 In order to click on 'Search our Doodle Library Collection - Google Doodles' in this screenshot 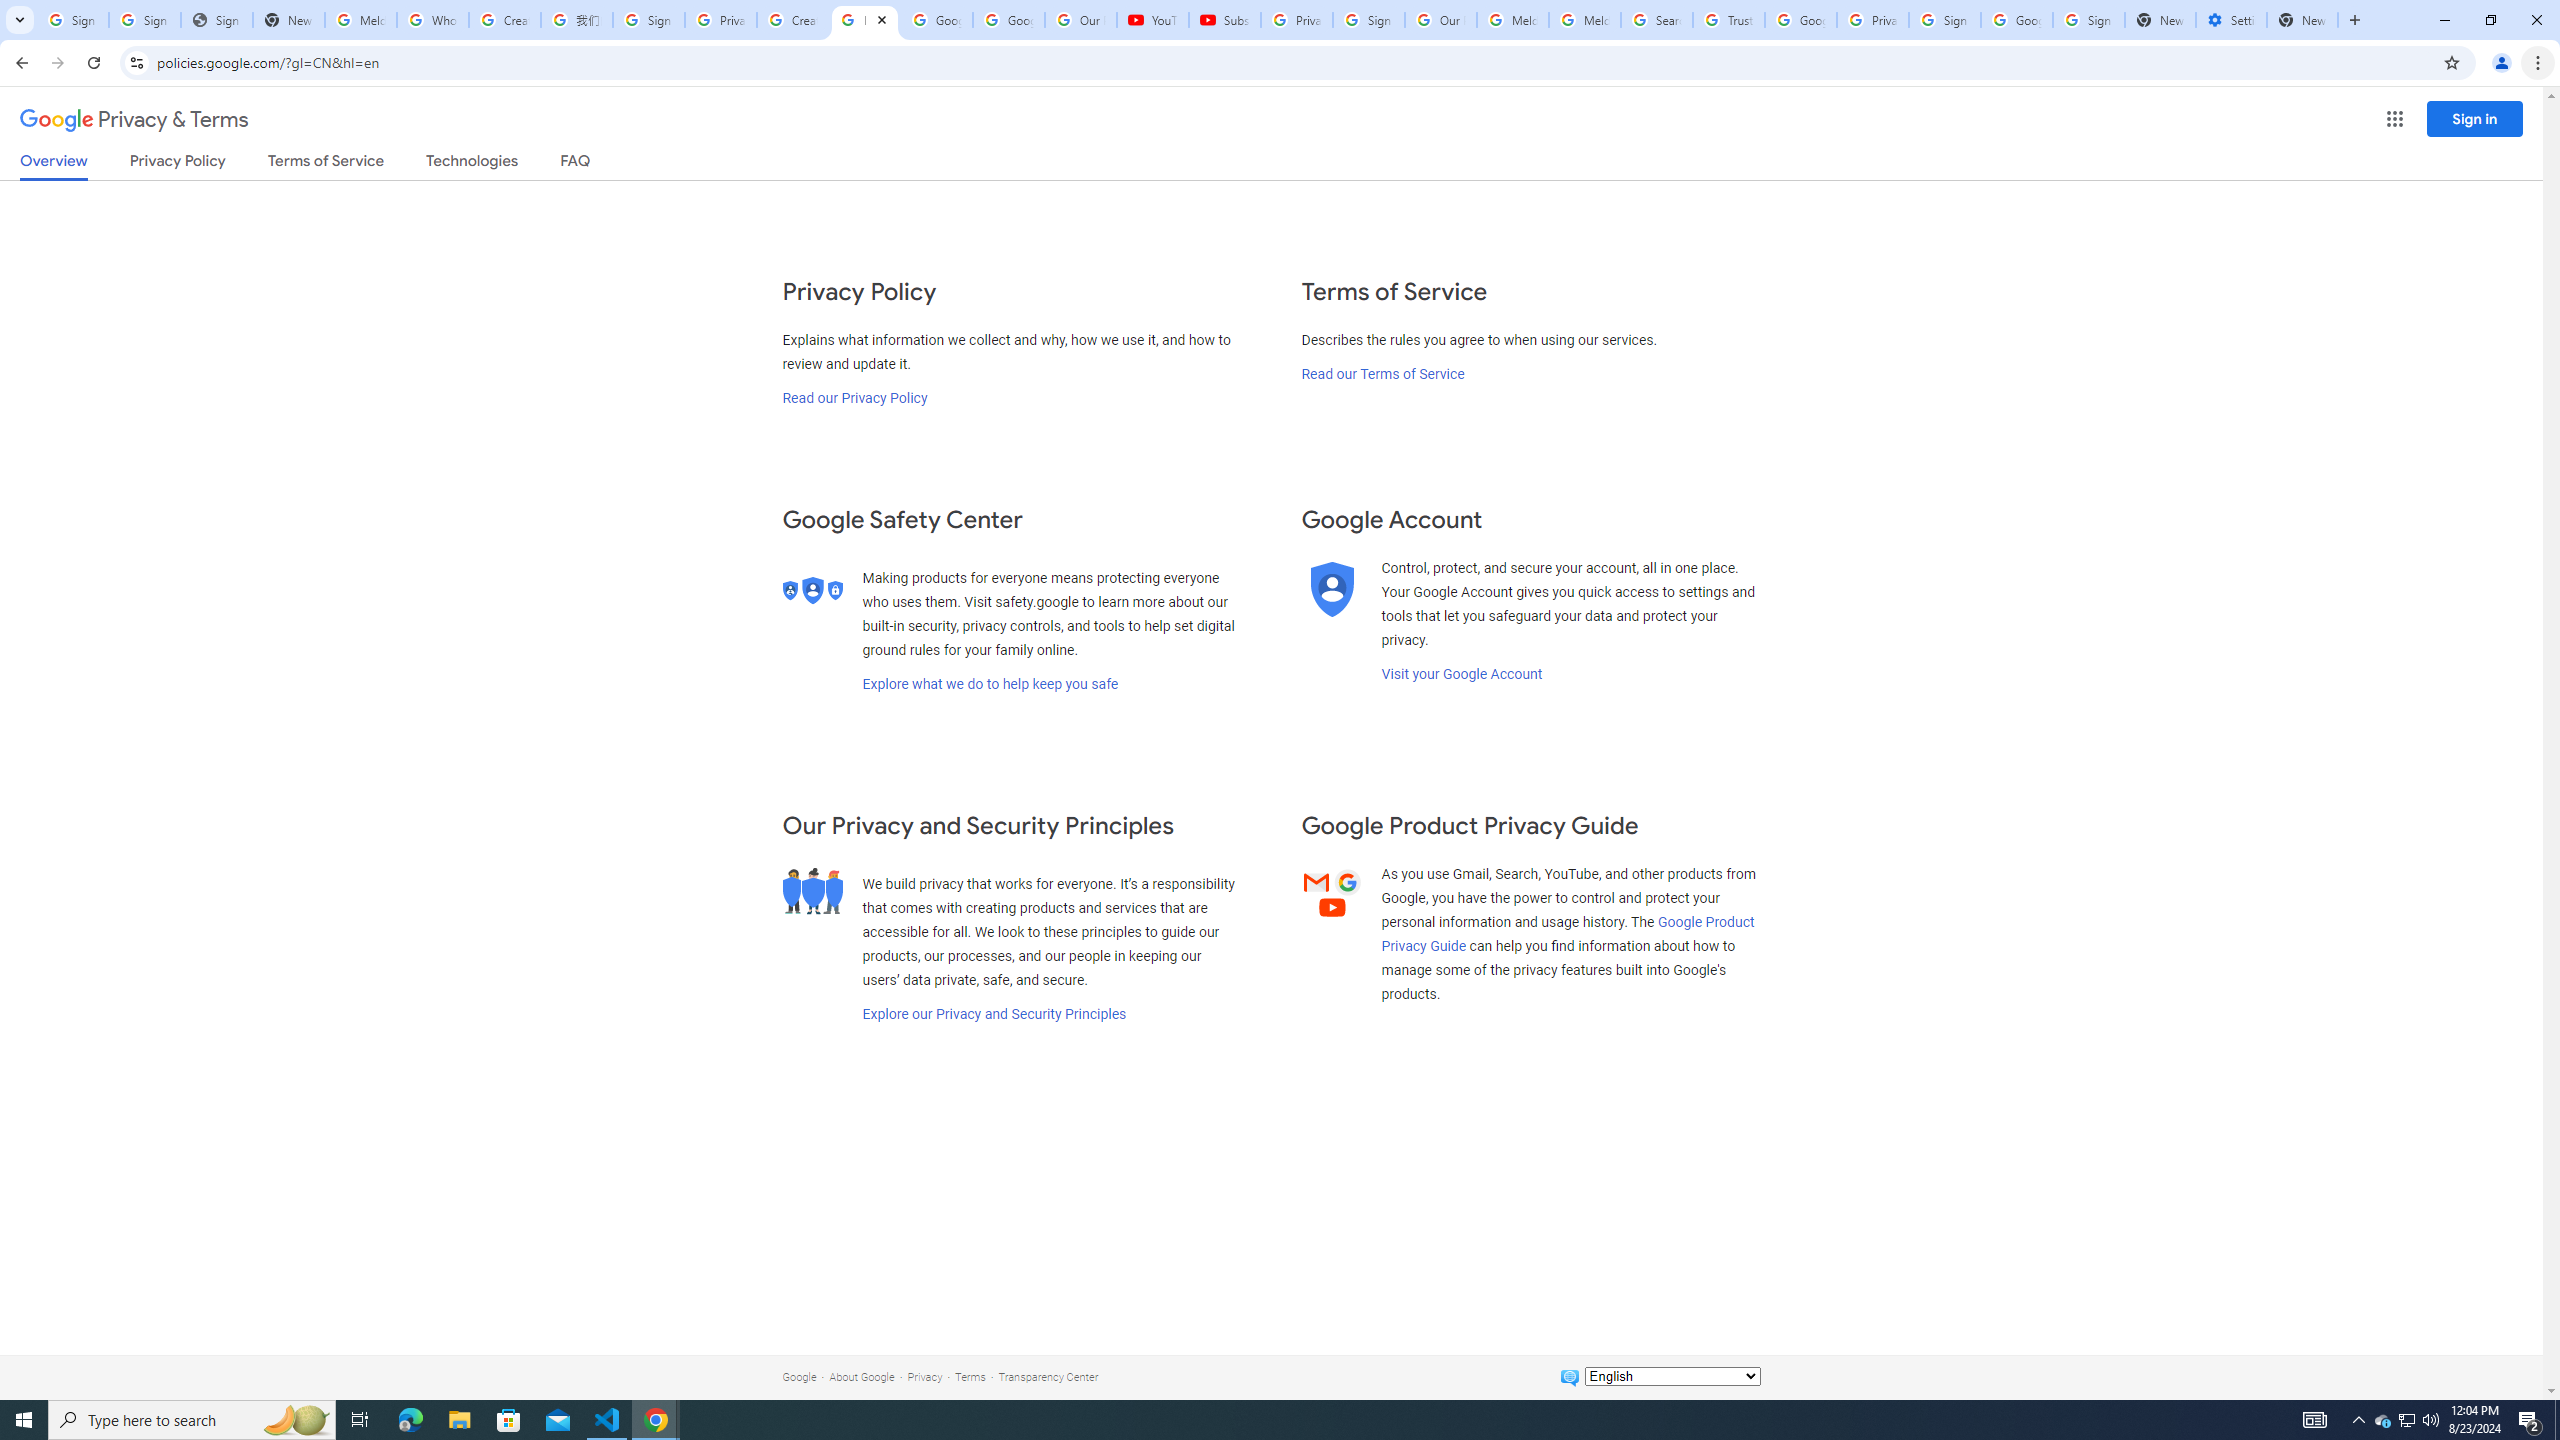, I will do `click(1656, 19)`.